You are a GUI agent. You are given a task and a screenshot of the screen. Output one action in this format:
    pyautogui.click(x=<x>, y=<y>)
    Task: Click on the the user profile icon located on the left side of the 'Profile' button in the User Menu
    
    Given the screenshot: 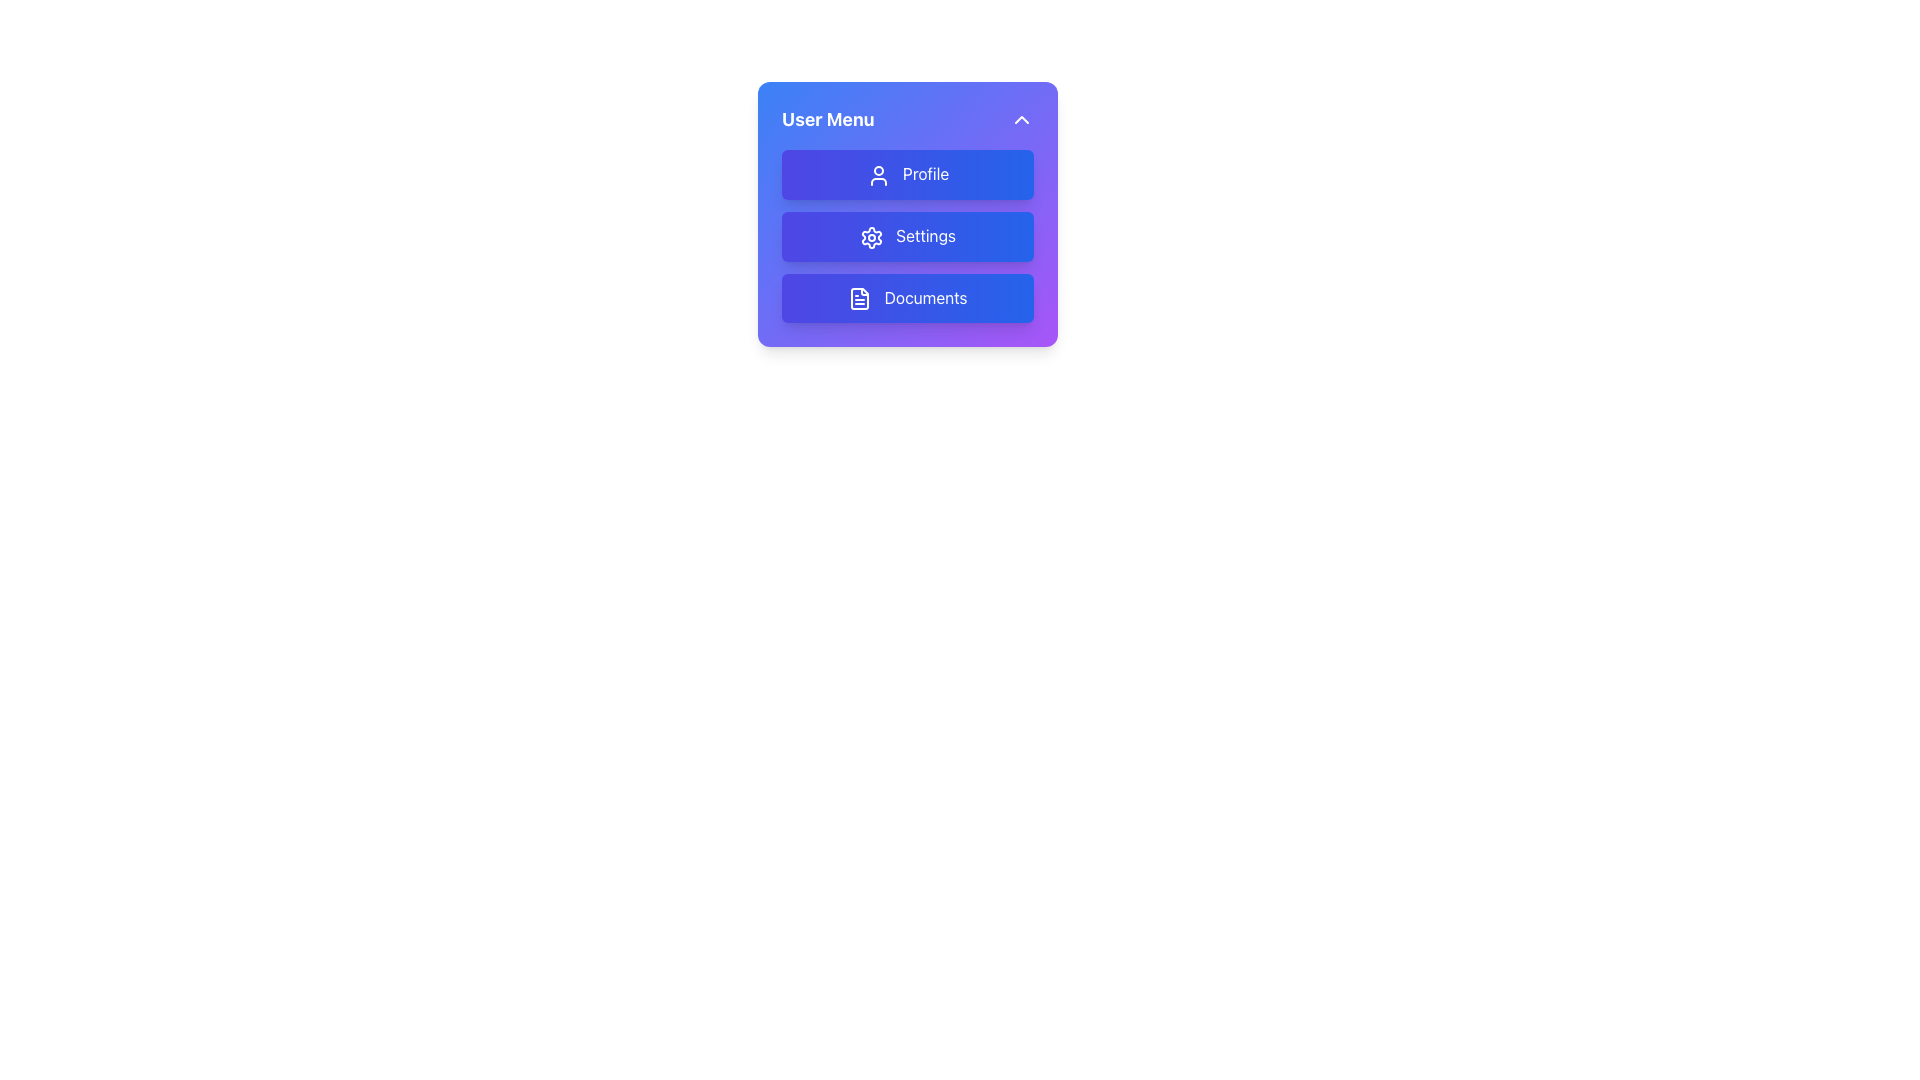 What is the action you would take?
    pyautogui.click(x=878, y=174)
    